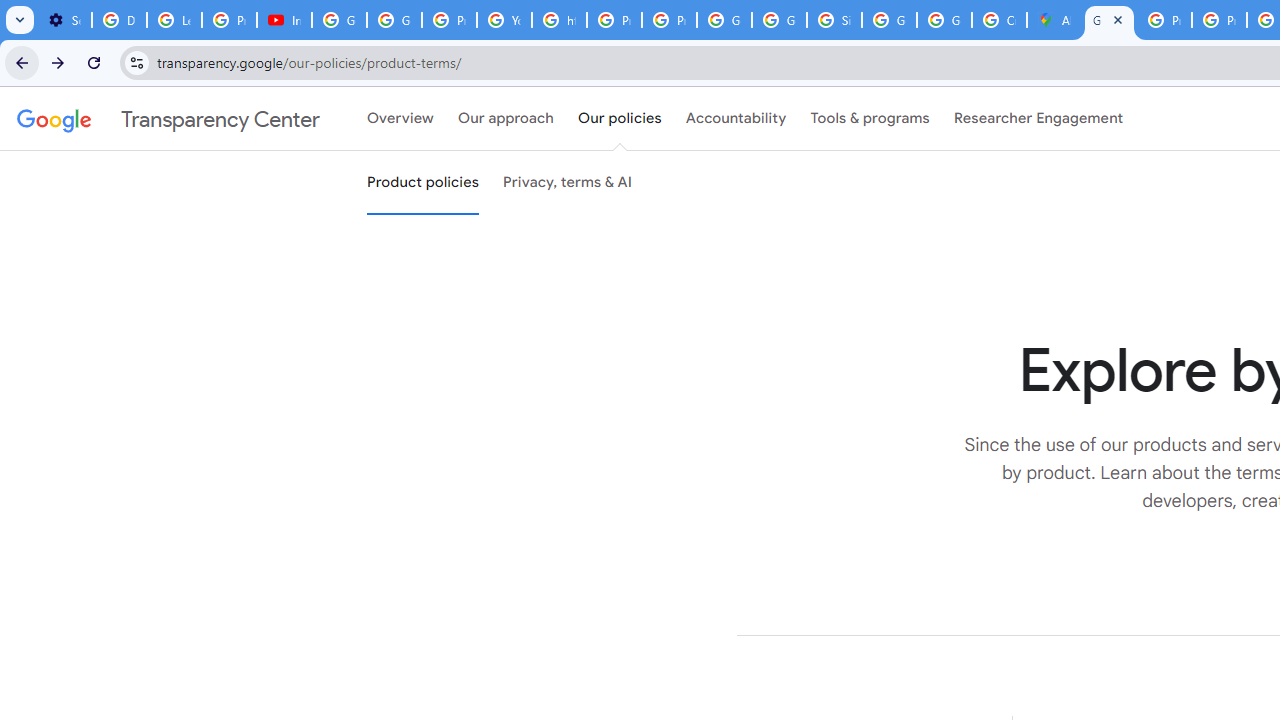 This screenshot has height=720, width=1280. What do you see at coordinates (118, 20) in the screenshot?
I see `'Delete photos & videos - Computer - Google Photos Help'` at bounding box center [118, 20].